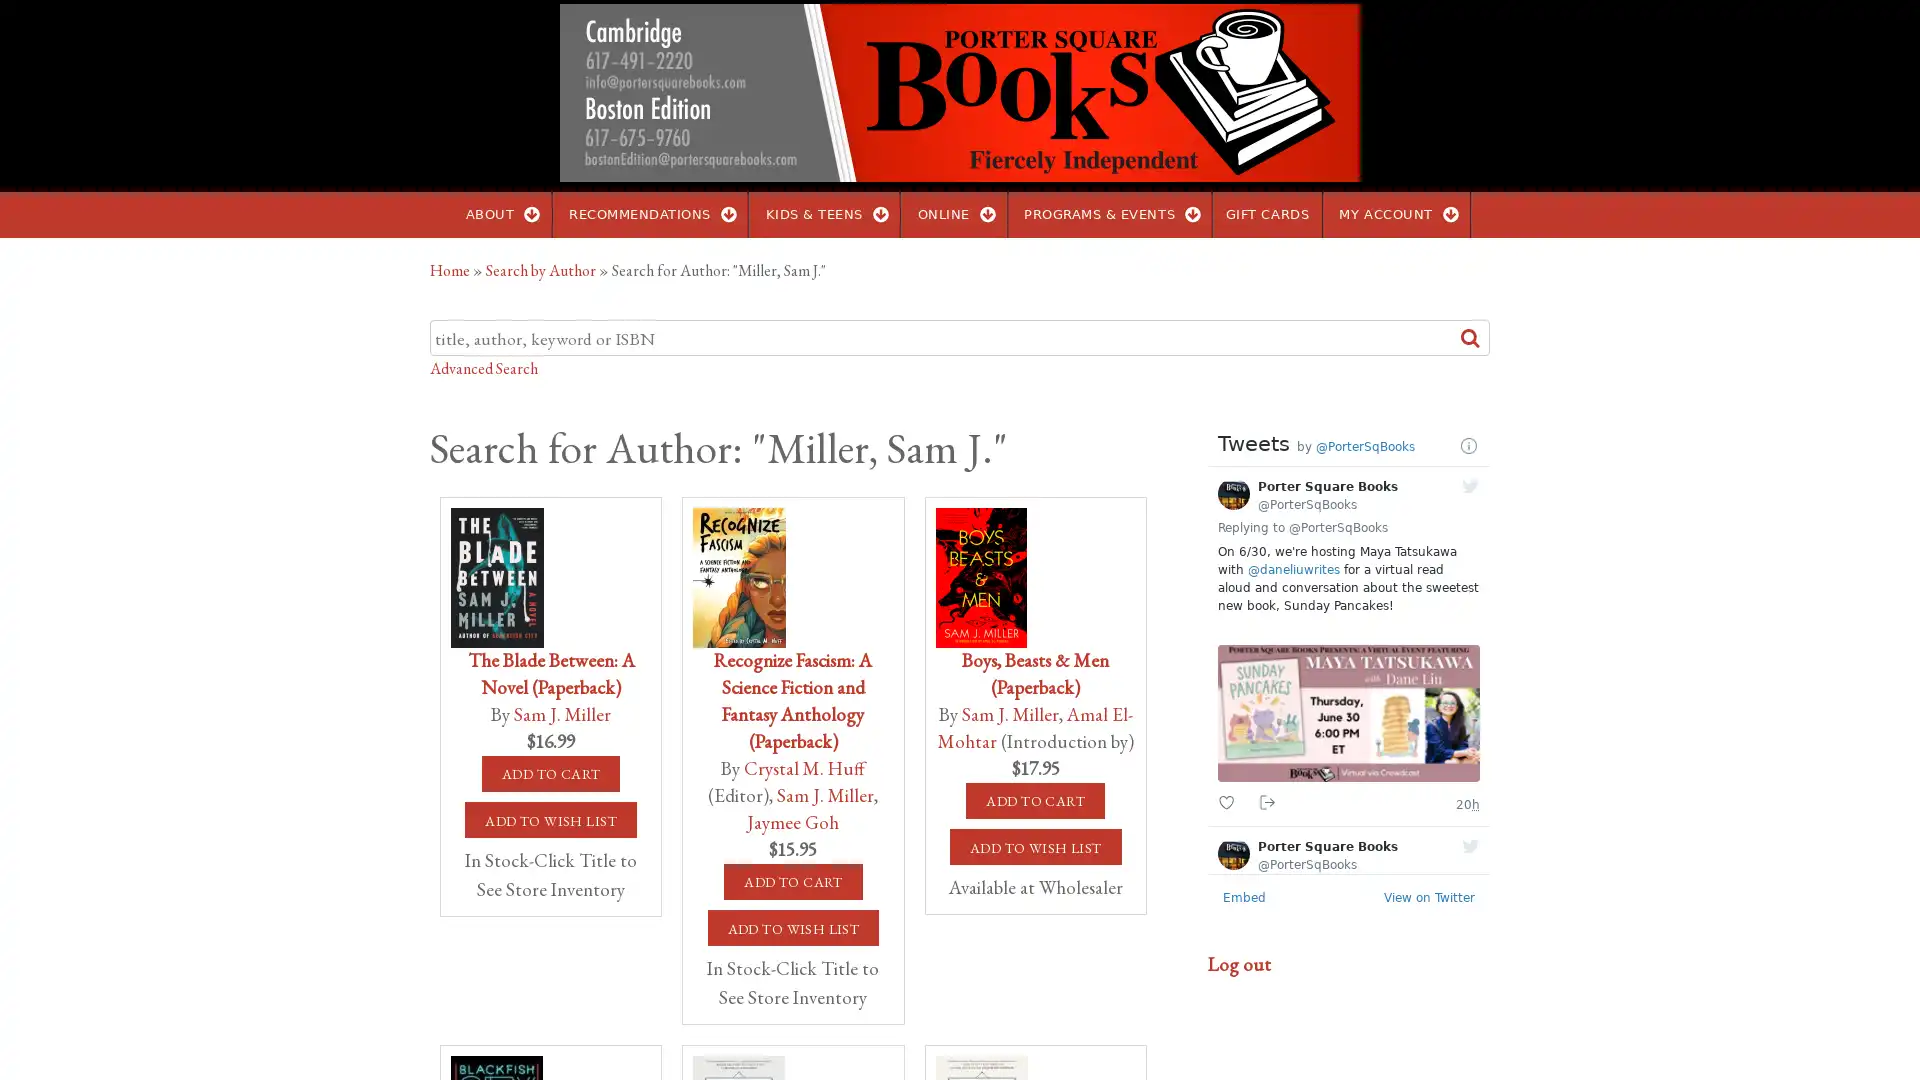 This screenshot has width=1920, height=1080. What do you see at coordinates (550, 773) in the screenshot?
I see `Add to Cart` at bounding box center [550, 773].